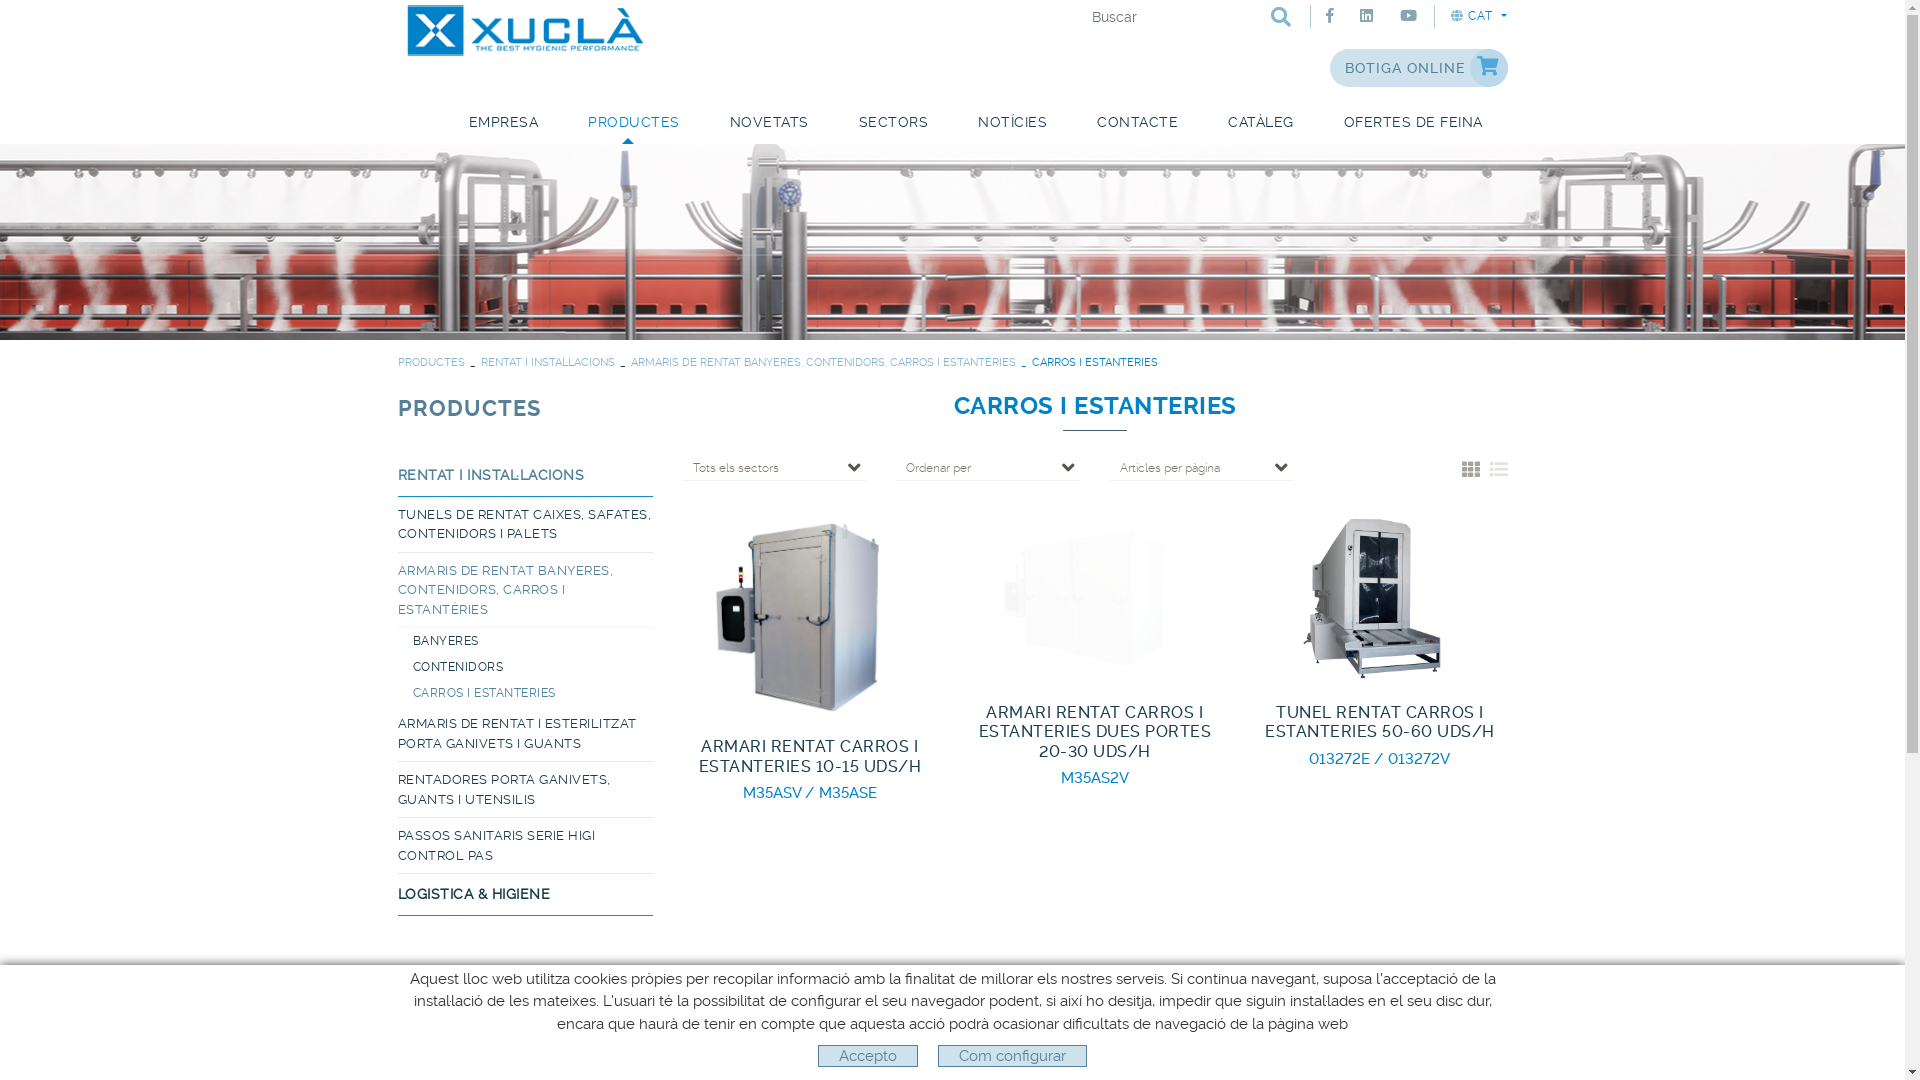 The height and width of the screenshot is (1080, 1920). I want to click on 'CONTACTE', so click(1137, 123).